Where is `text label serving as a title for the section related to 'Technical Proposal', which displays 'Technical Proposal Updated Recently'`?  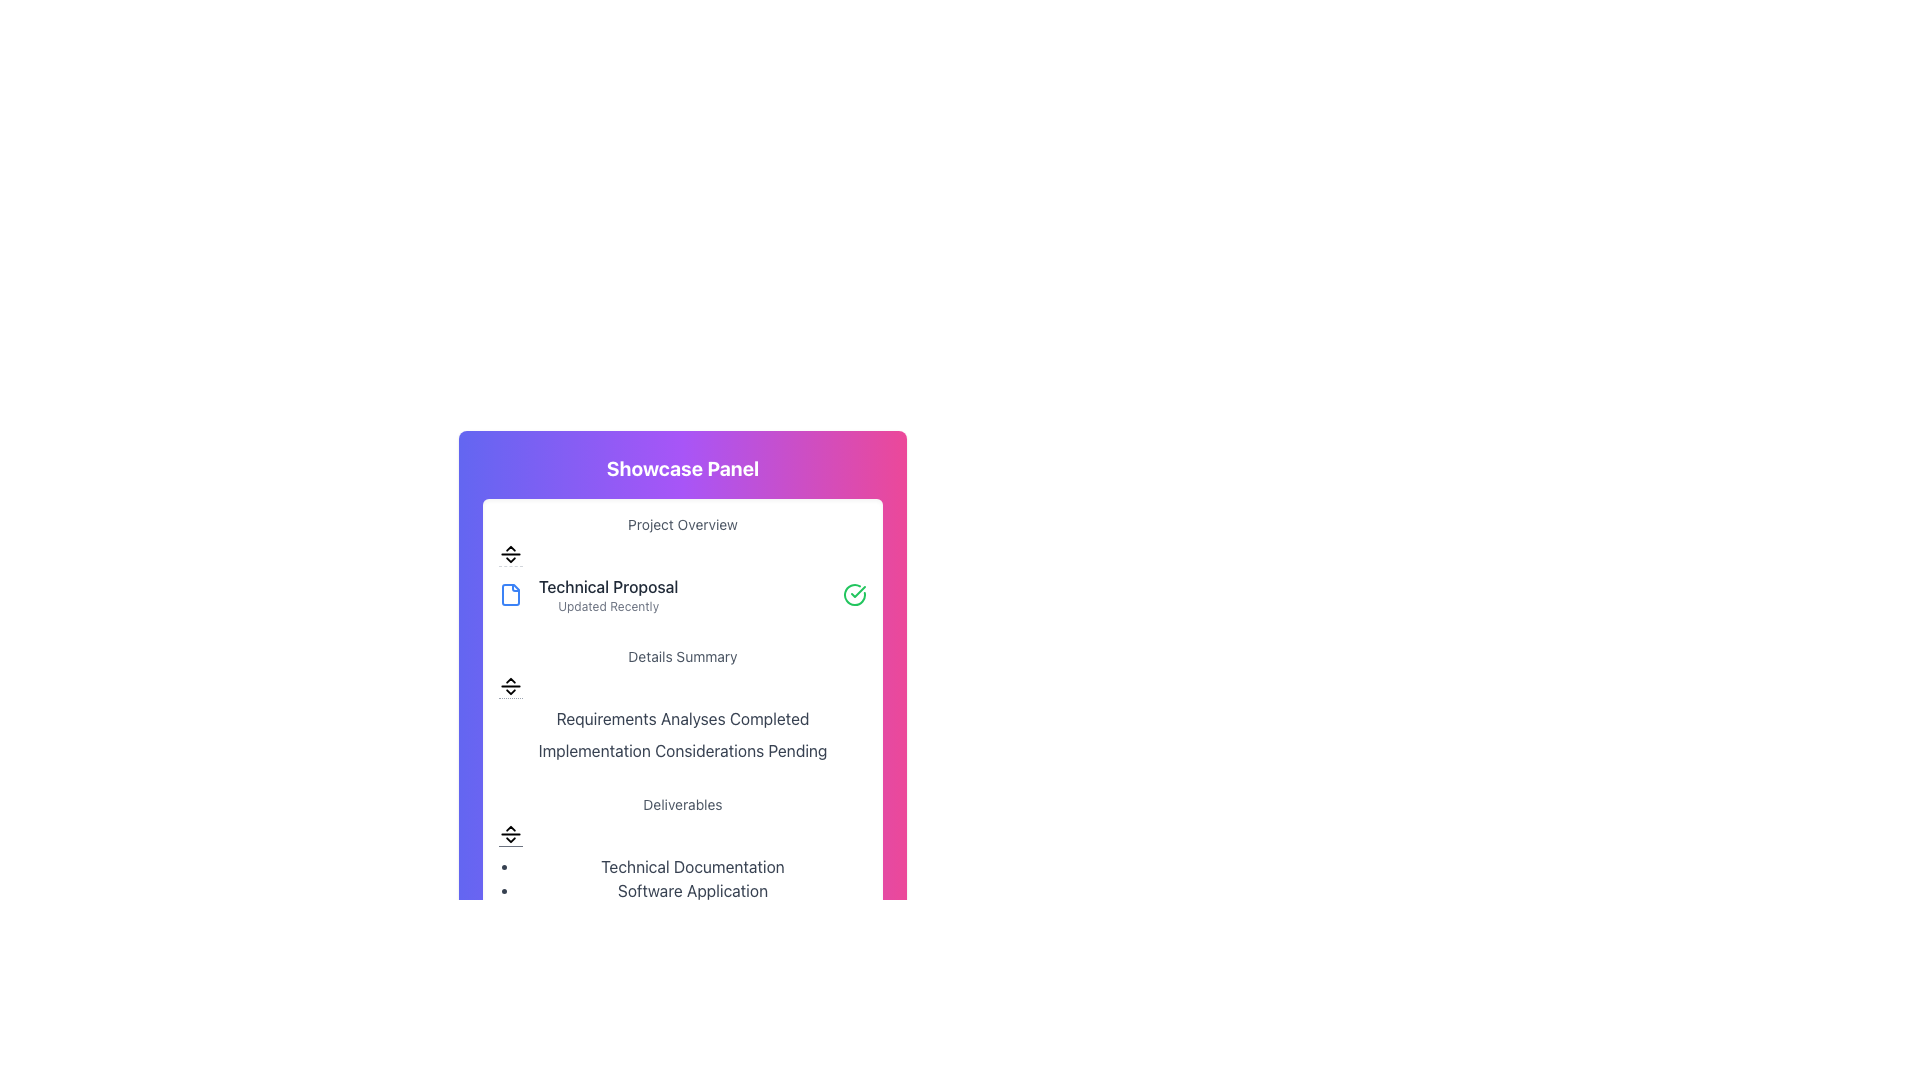
text label serving as a title for the section related to 'Technical Proposal', which displays 'Technical Proposal Updated Recently' is located at coordinates (607, 585).